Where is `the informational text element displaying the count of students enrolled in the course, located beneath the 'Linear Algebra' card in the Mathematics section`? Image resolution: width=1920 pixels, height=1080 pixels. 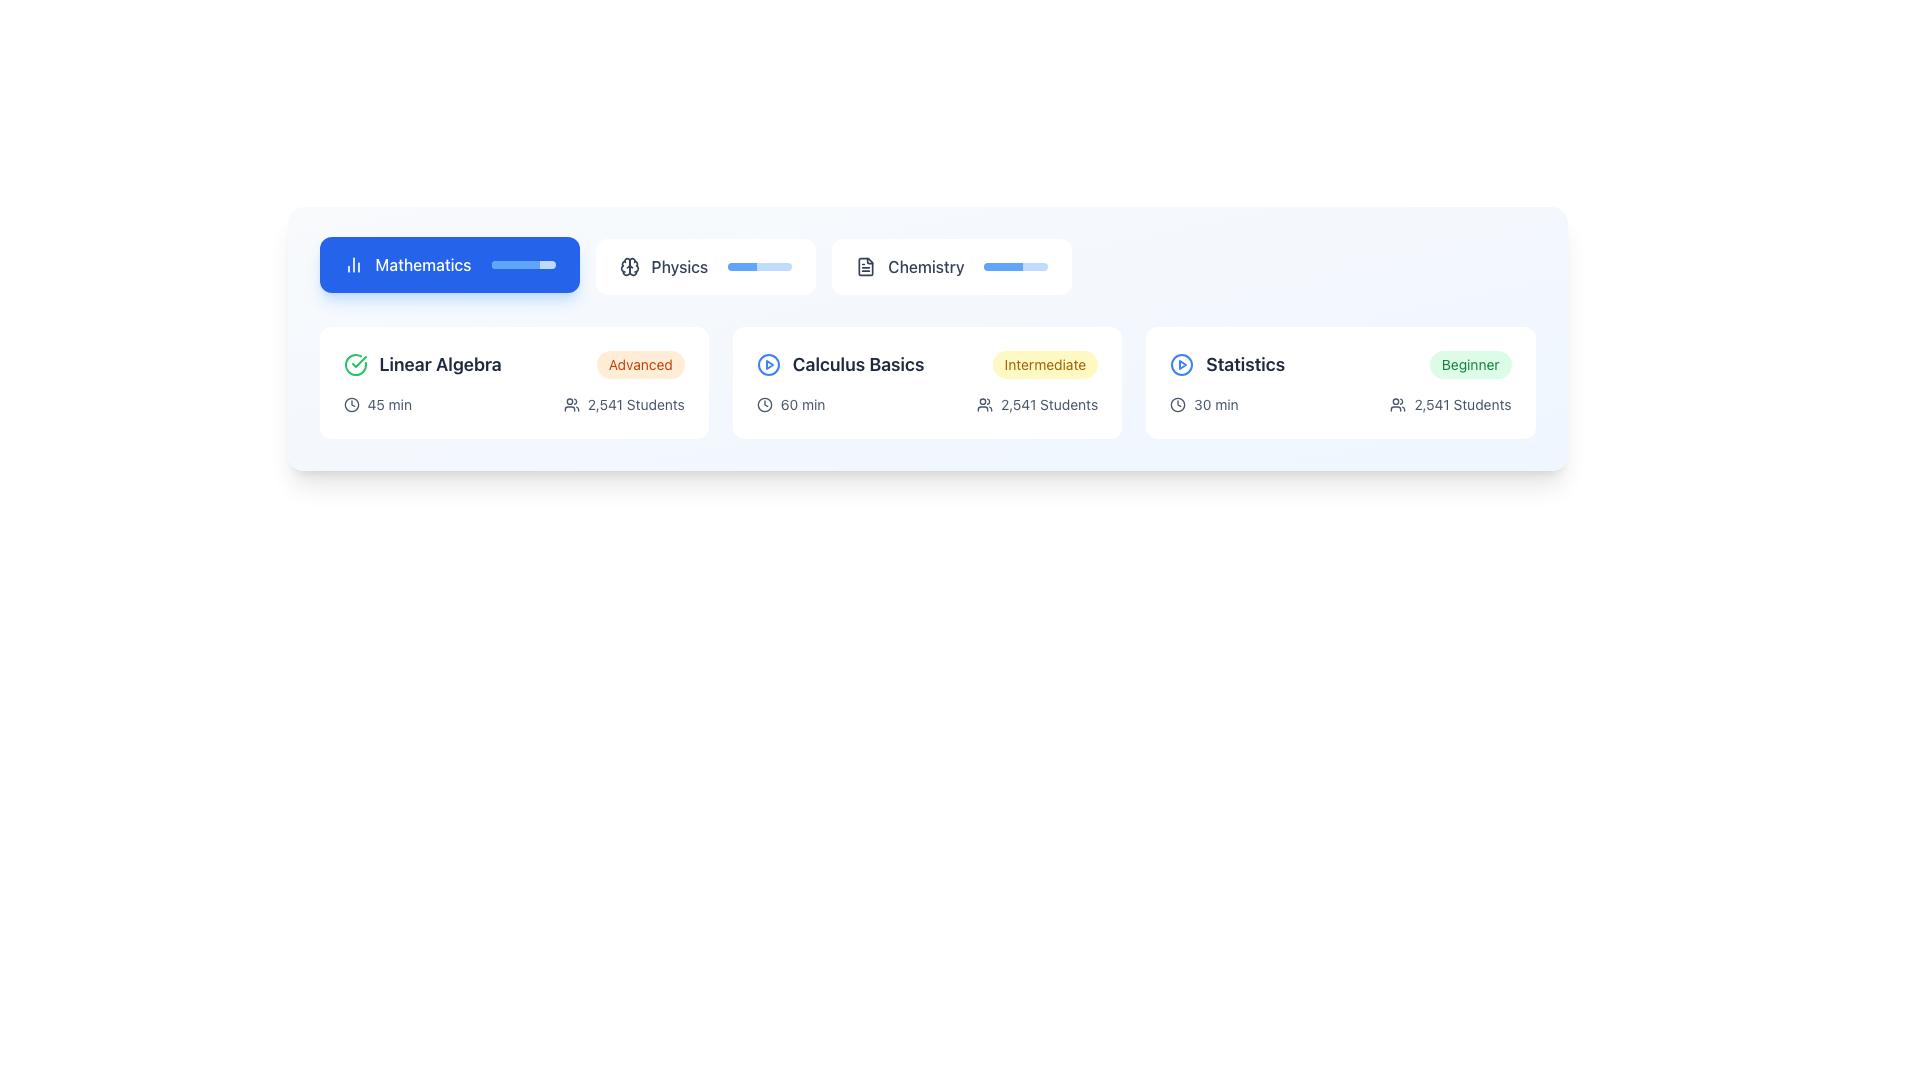
the informational text element displaying the count of students enrolled in the course, located beneath the 'Linear Algebra' card in the Mathematics section is located at coordinates (623, 405).